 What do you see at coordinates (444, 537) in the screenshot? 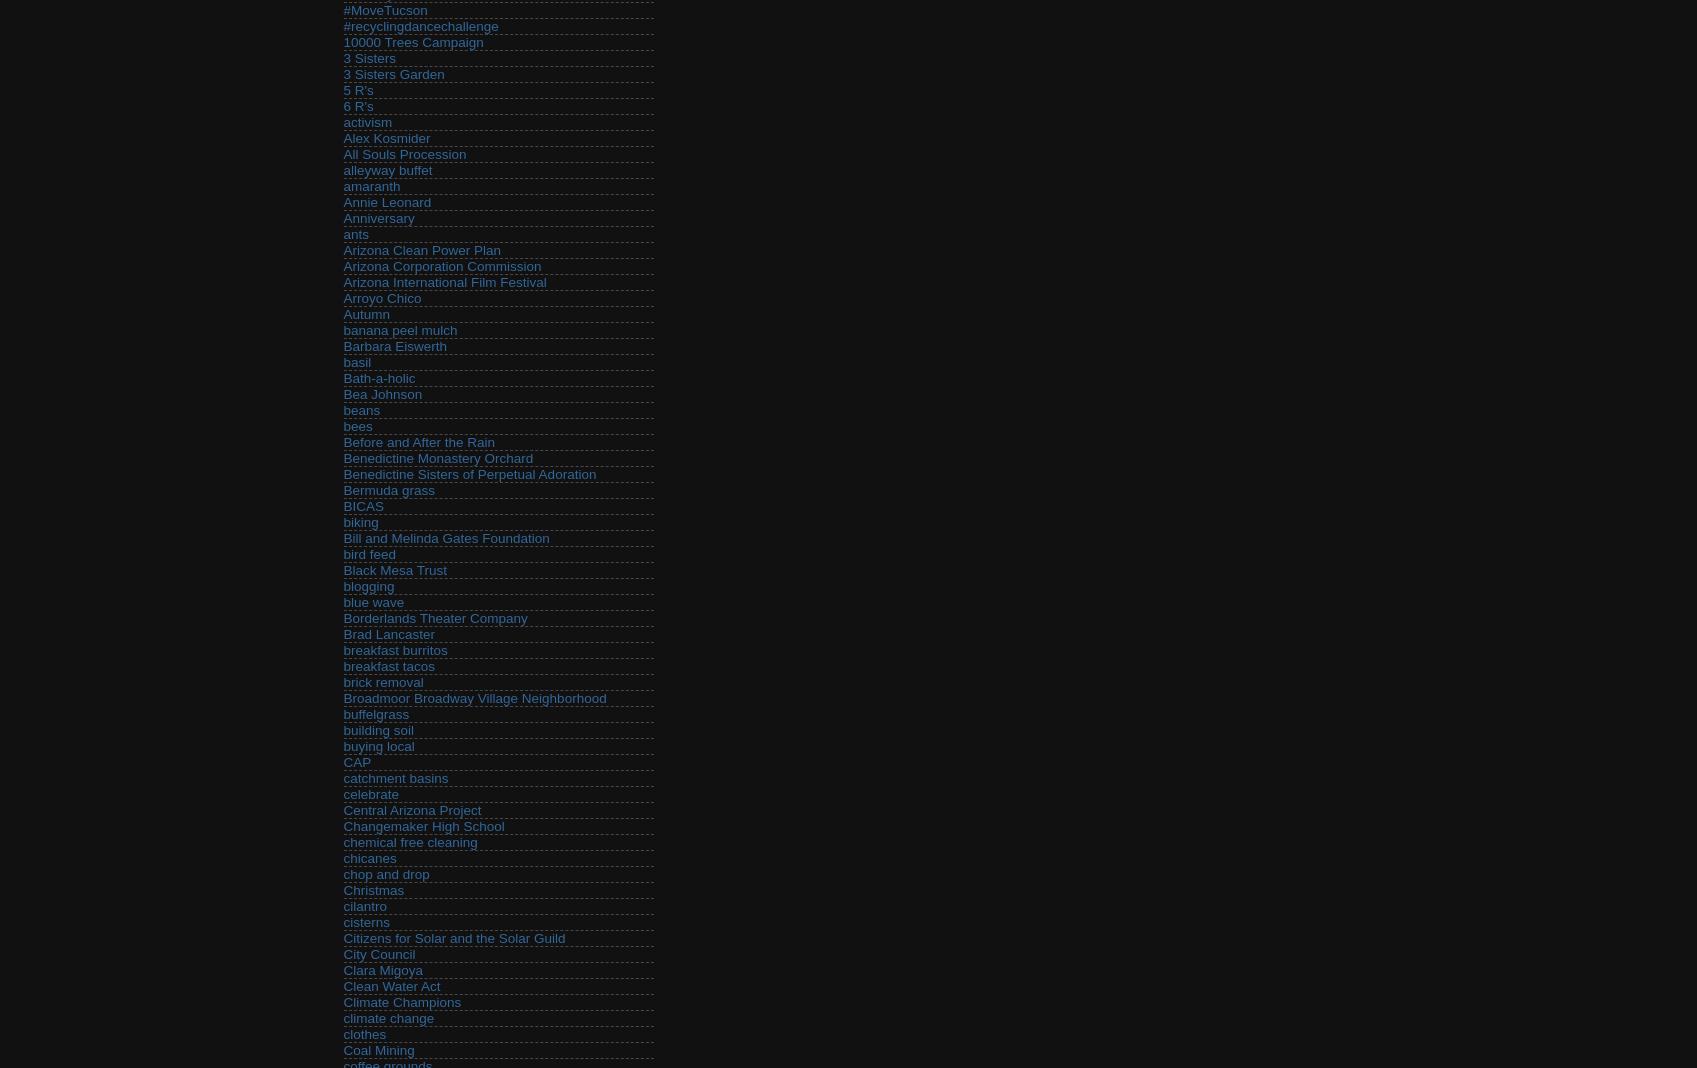
I see `'Bill and Melinda Gates Foundation'` at bounding box center [444, 537].